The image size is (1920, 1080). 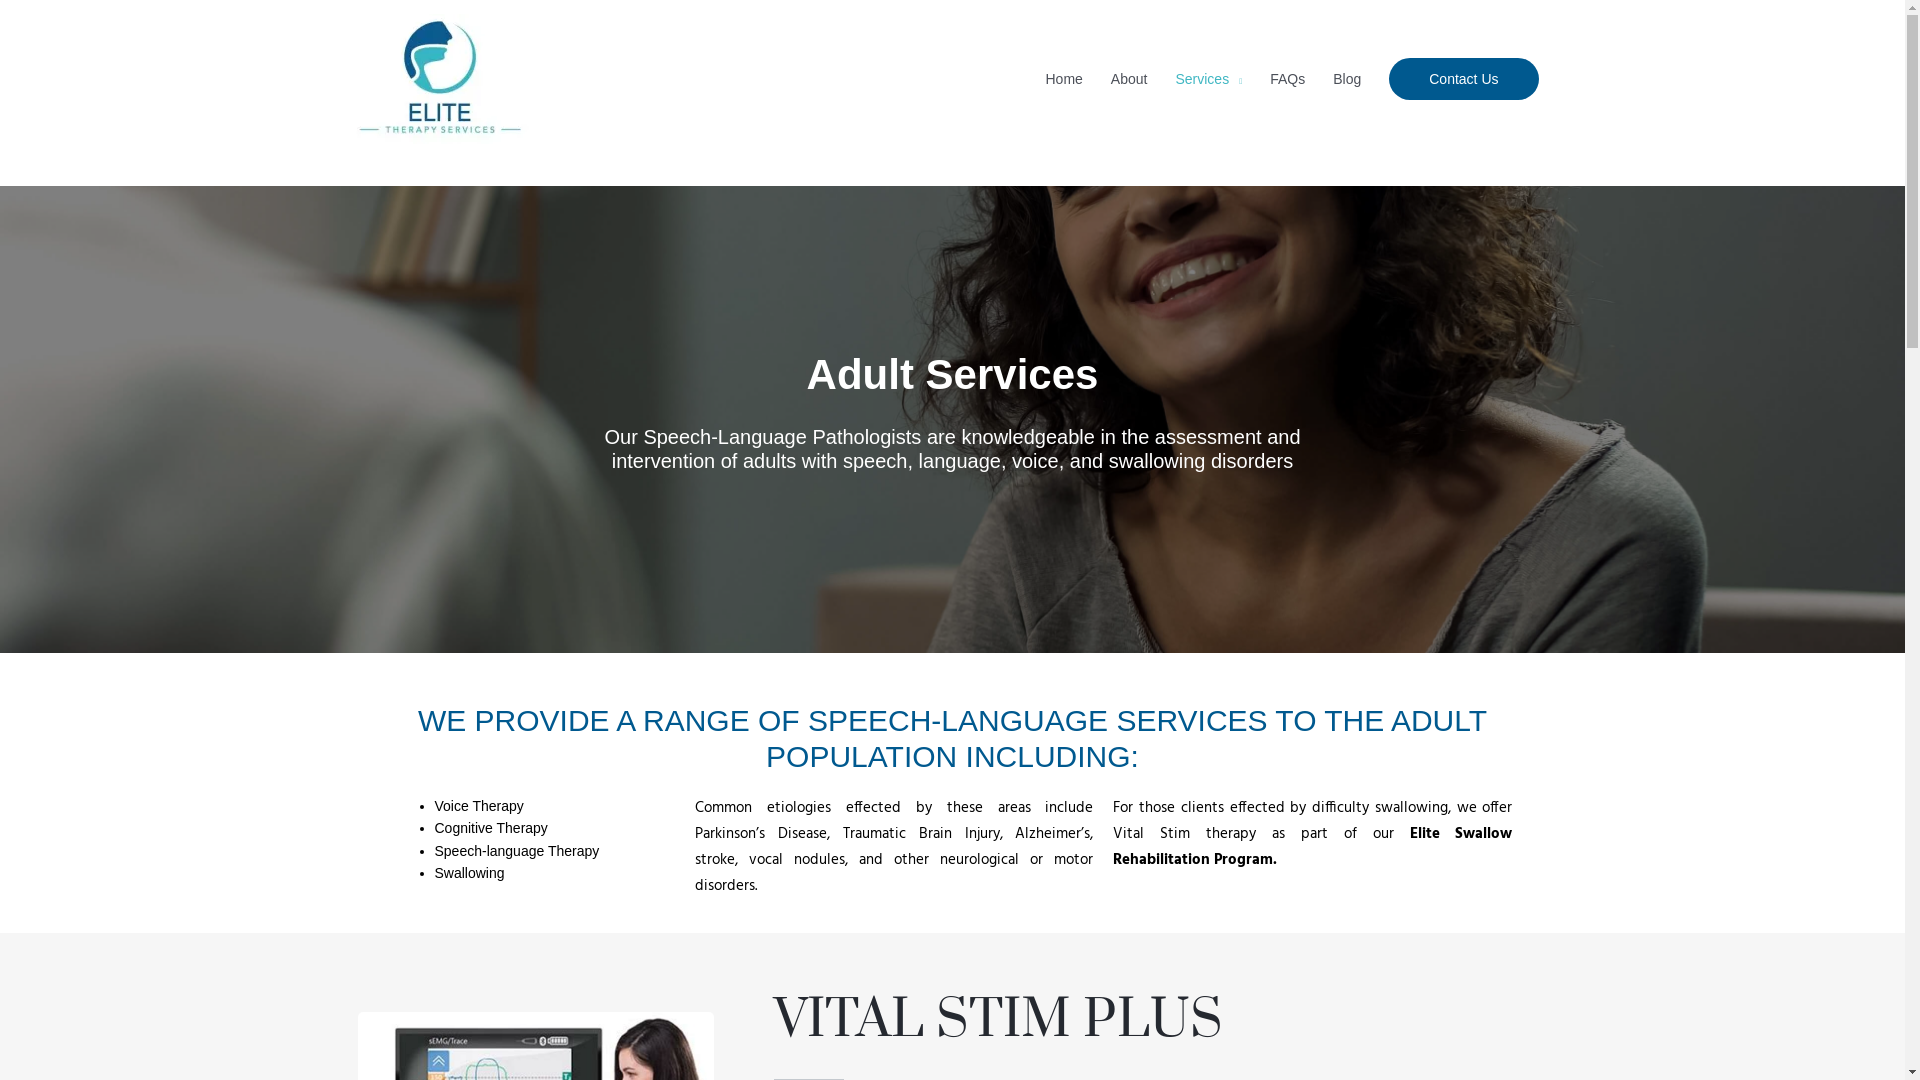 I want to click on 'About', so click(x=1129, y=77).